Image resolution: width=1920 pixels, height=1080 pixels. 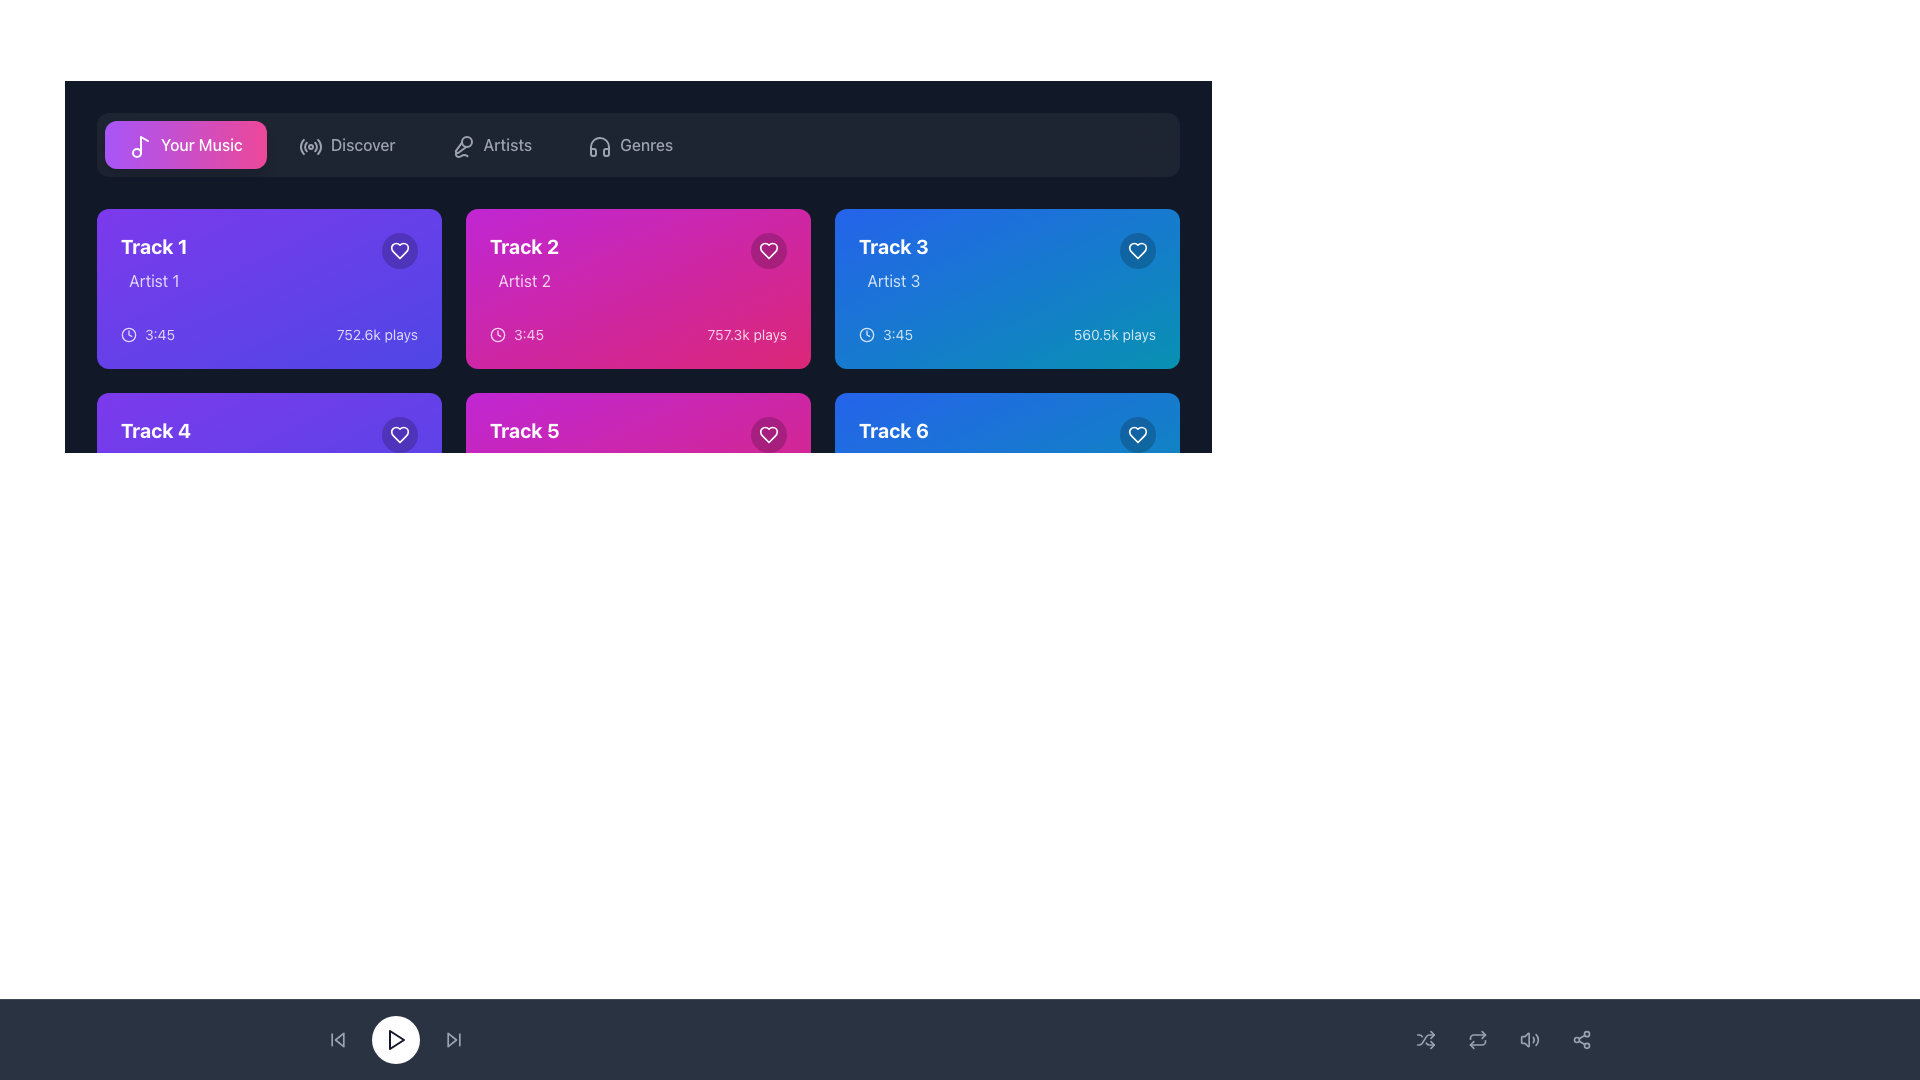 I want to click on text content of the Text Label identifying the artist for 'Track 2', which is located in the pink card in the second column of the first row of the track grid, so click(x=524, y=281).